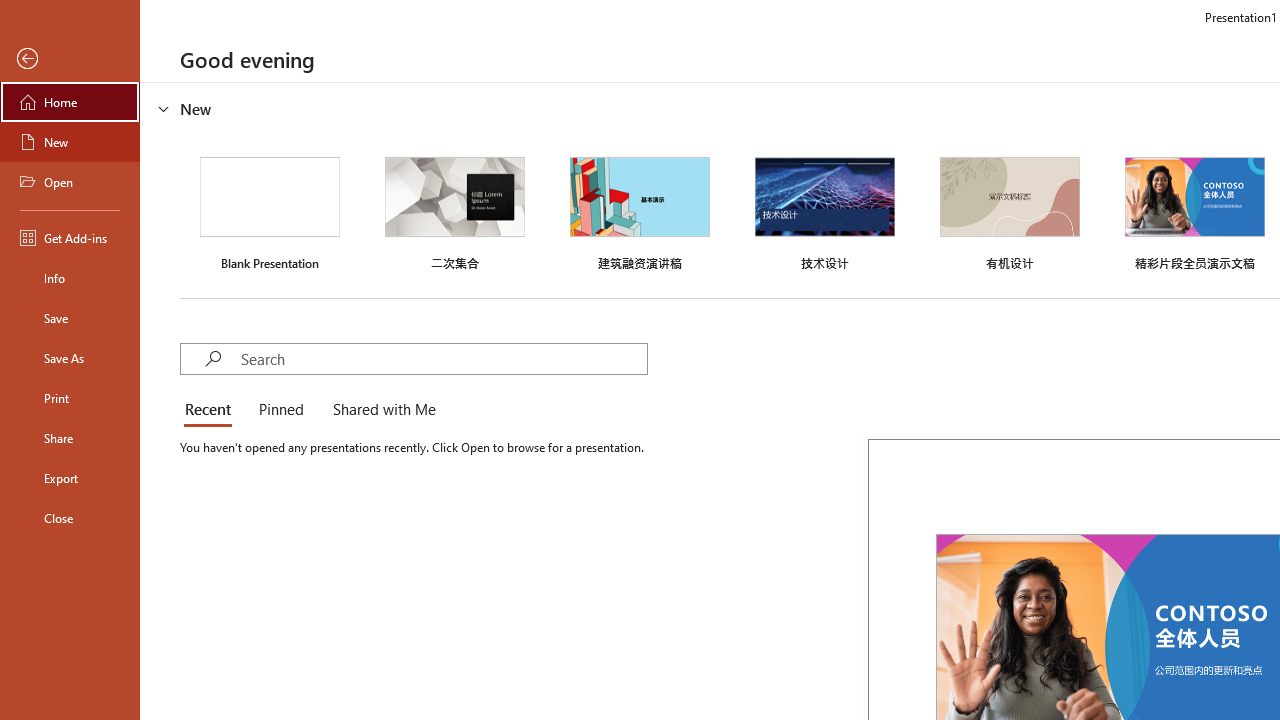  What do you see at coordinates (69, 356) in the screenshot?
I see `'Save As'` at bounding box center [69, 356].